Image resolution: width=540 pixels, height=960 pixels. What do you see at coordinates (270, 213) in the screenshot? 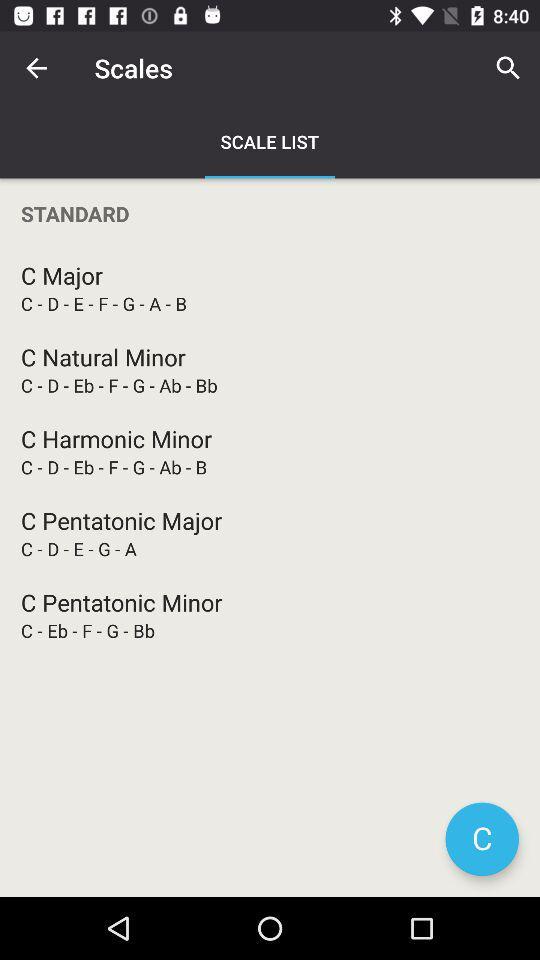
I see `the item below scale list item` at bounding box center [270, 213].